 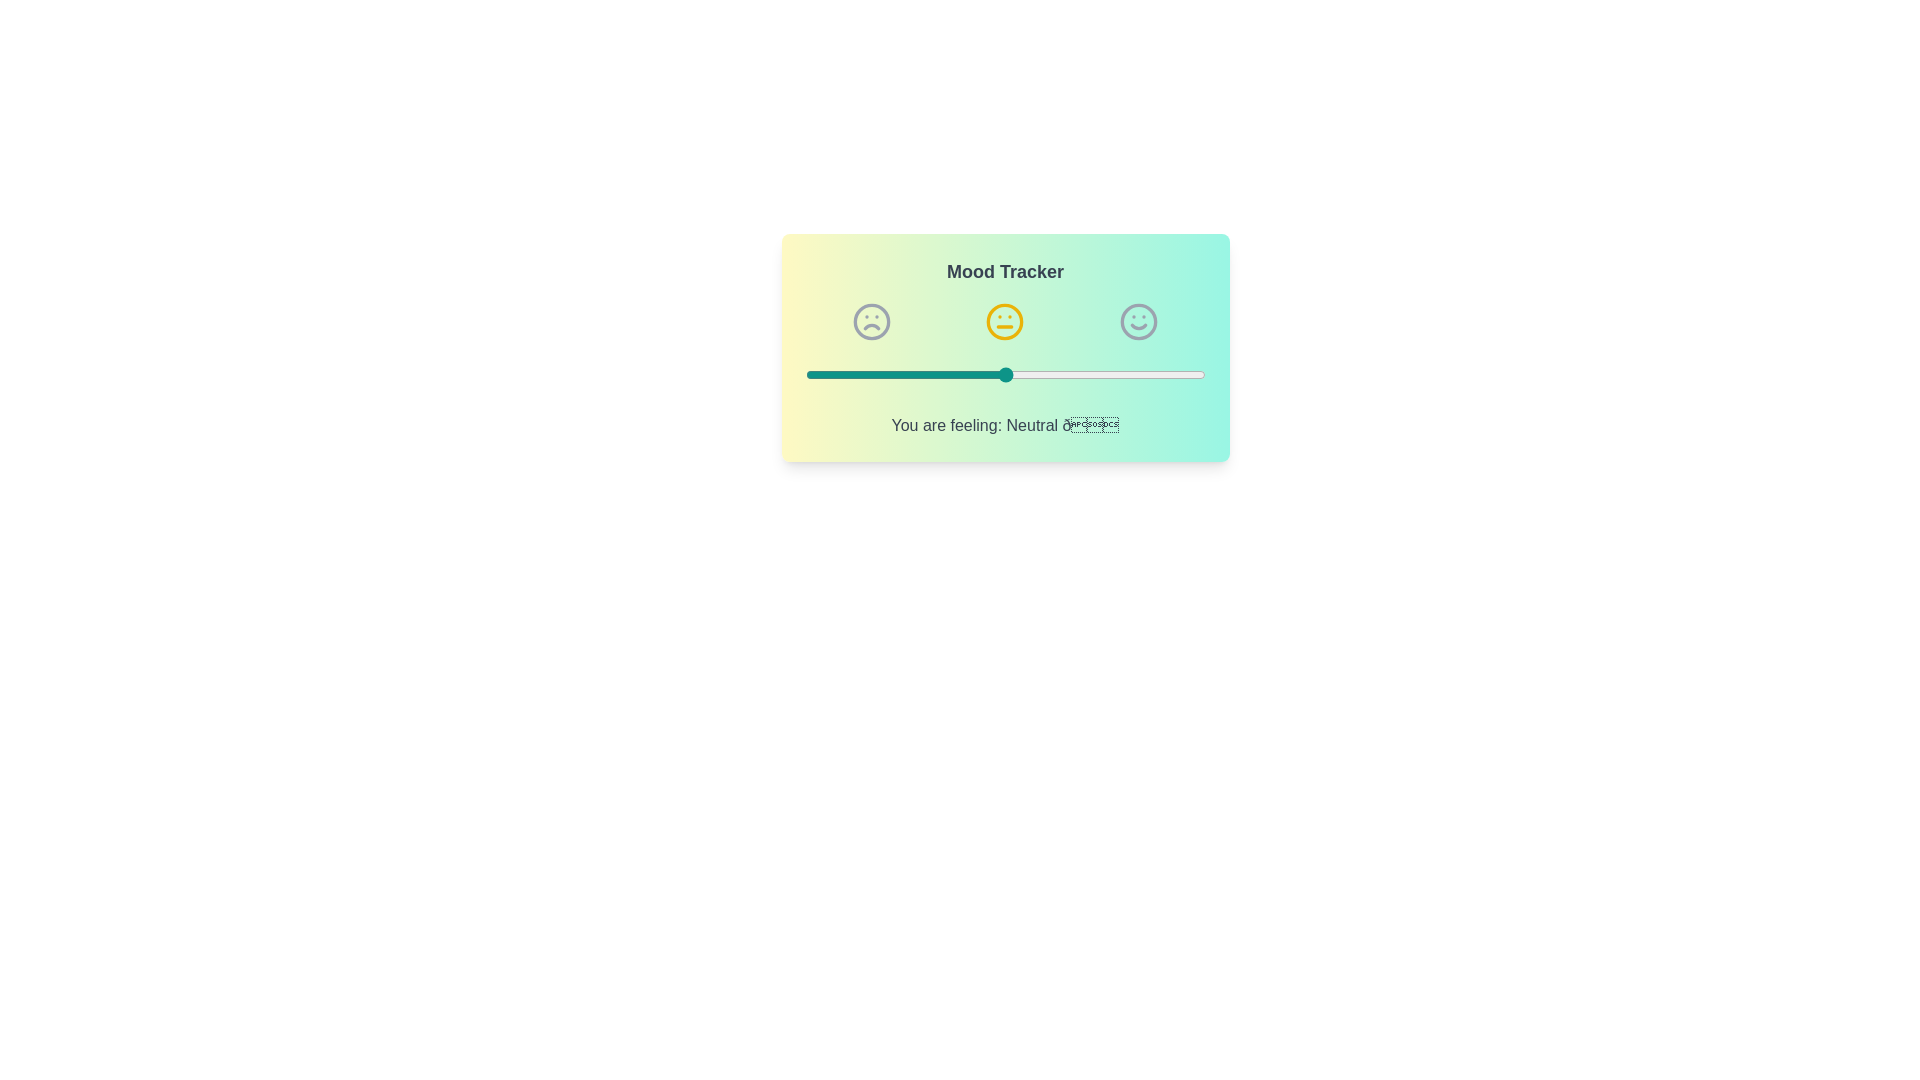 What do you see at coordinates (1138, 320) in the screenshot?
I see `the mood icon corresponding to Happy` at bounding box center [1138, 320].